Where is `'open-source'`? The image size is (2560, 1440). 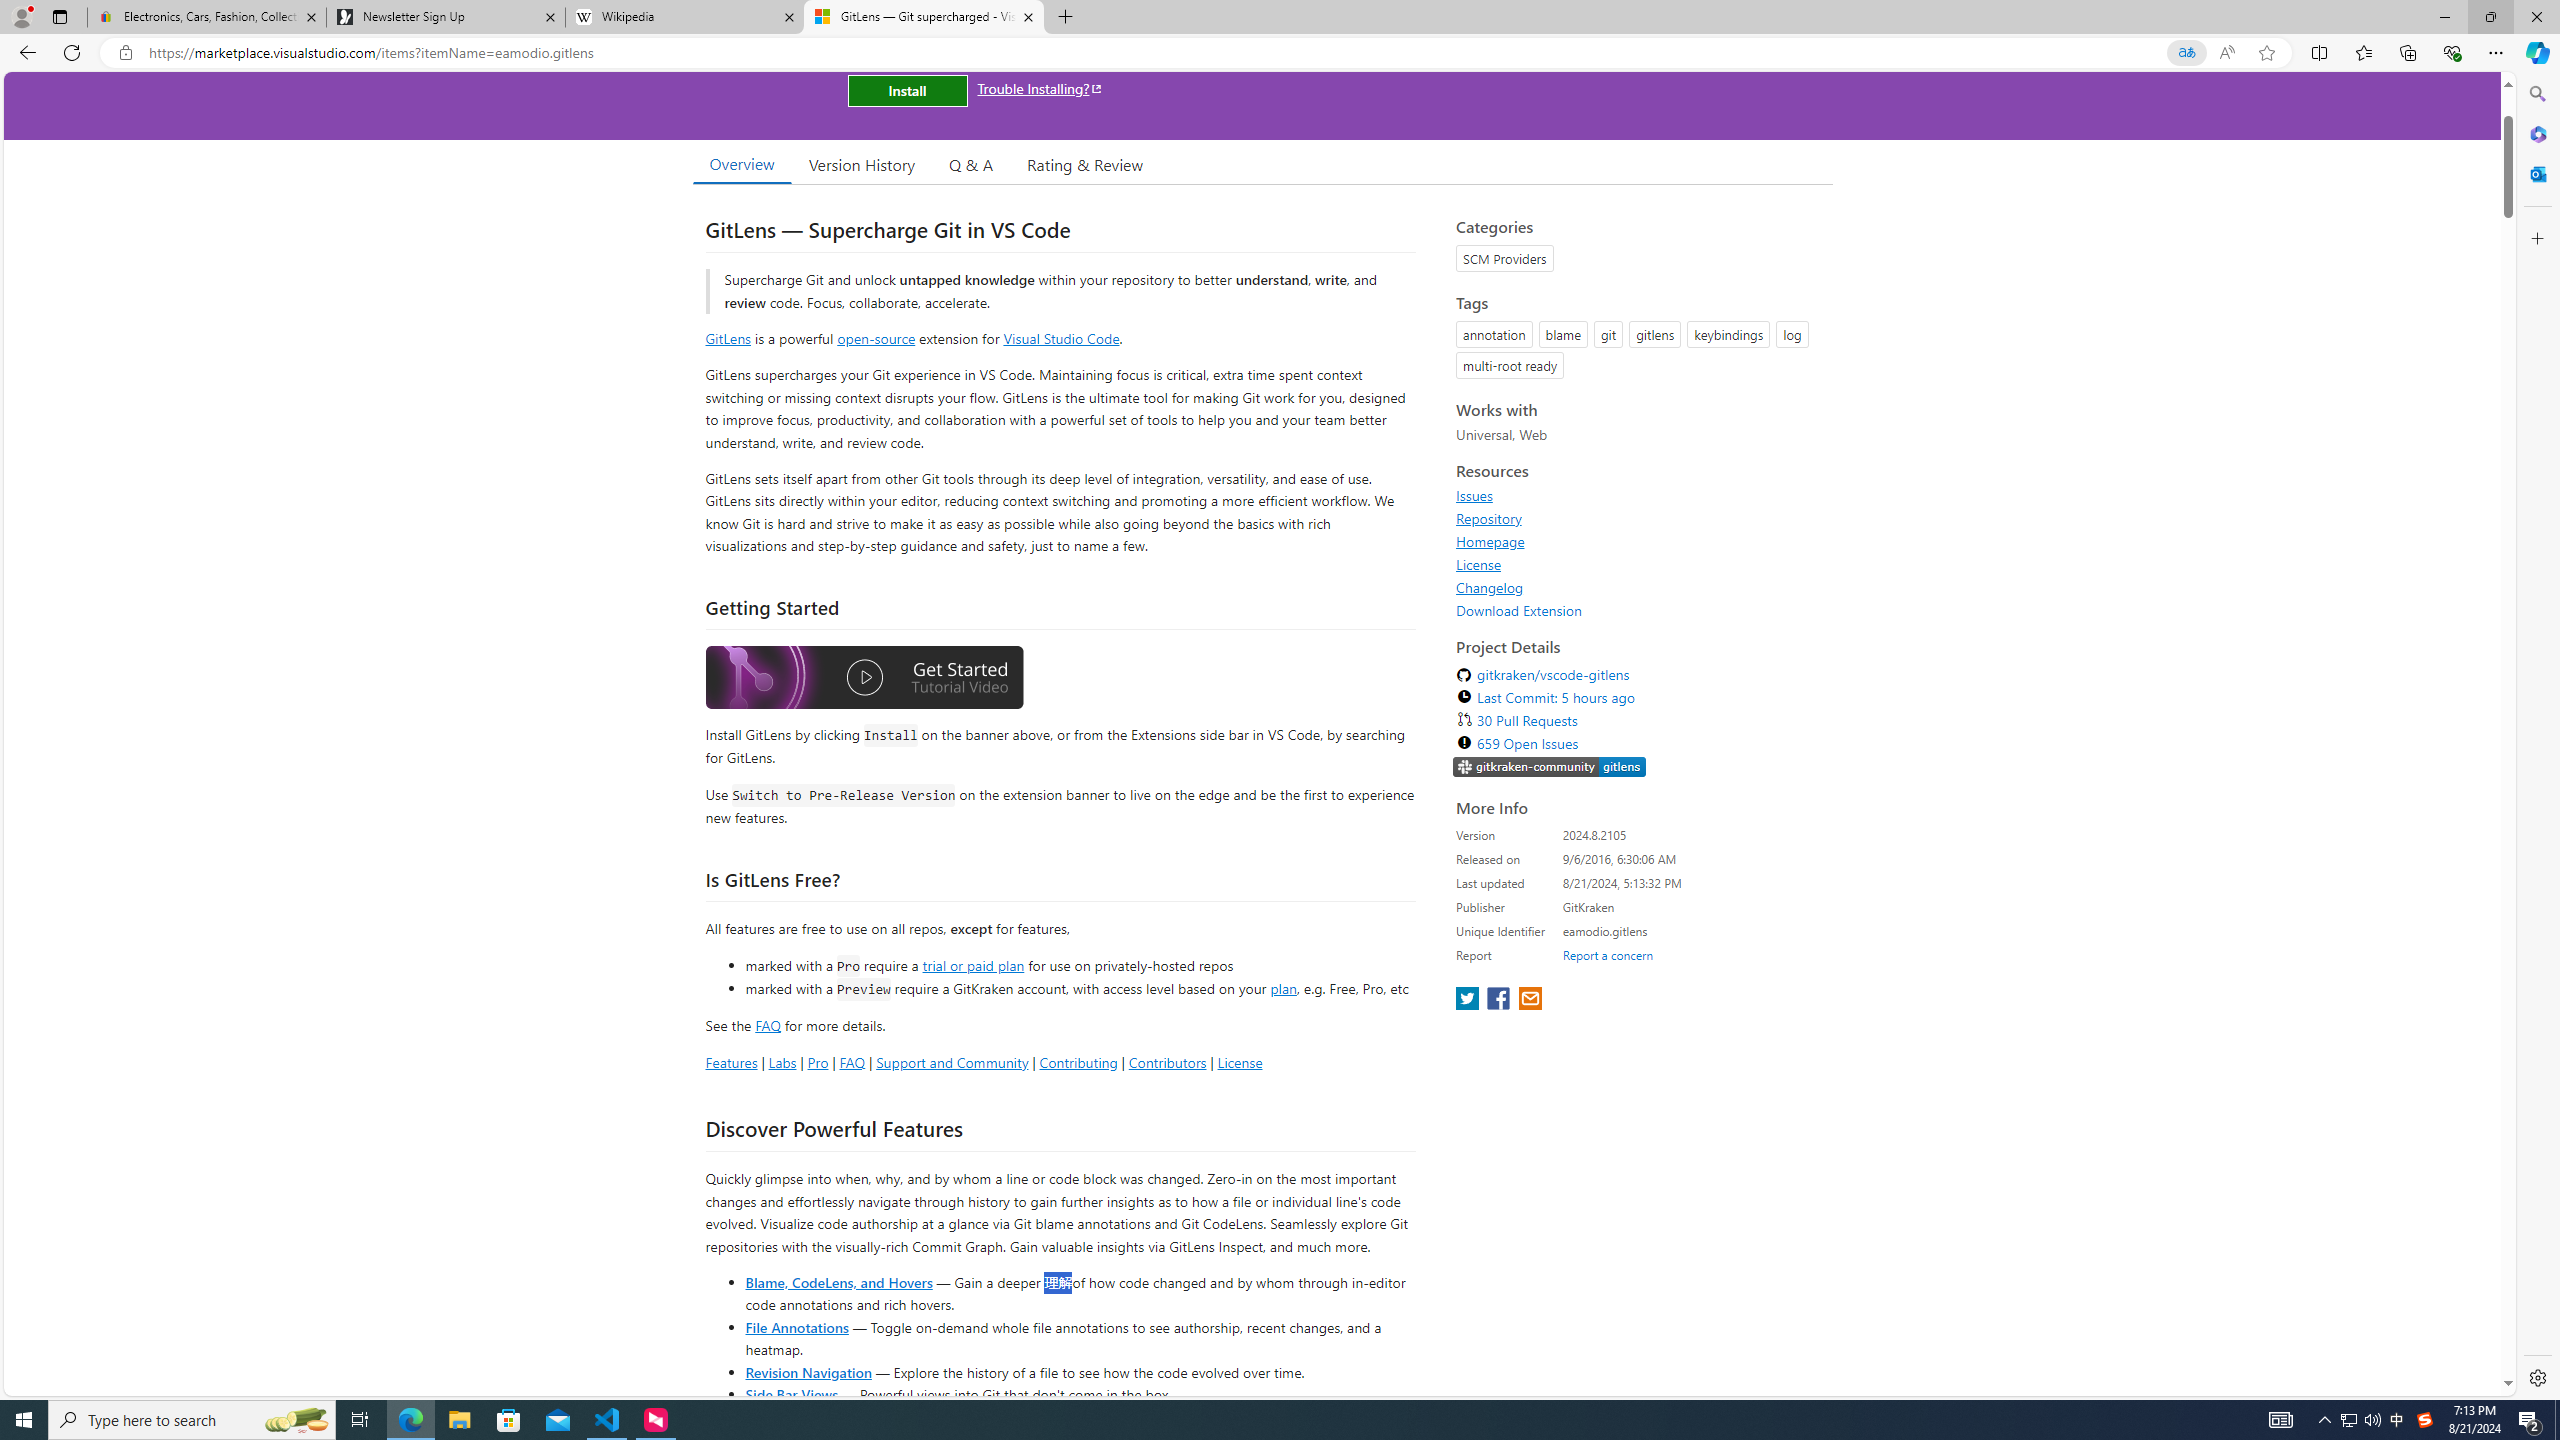 'open-source' is located at coordinates (876, 337).